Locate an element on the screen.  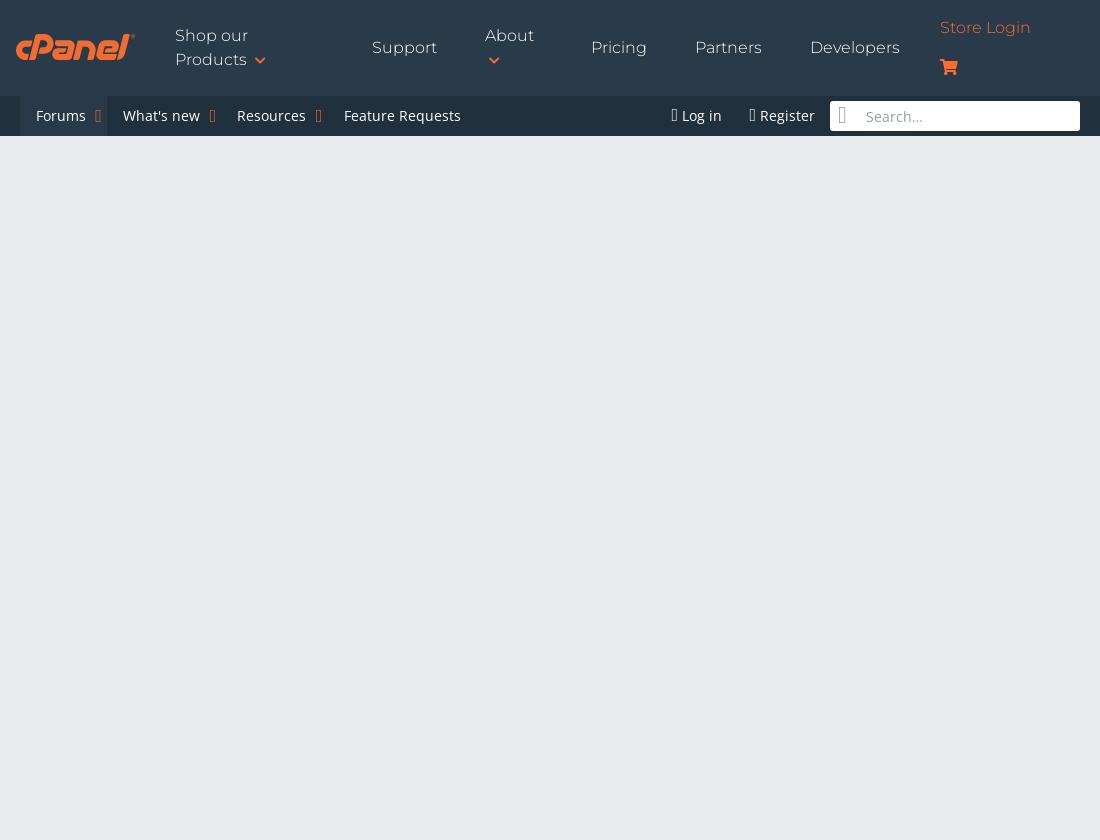
'Log in' is located at coordinates (700, 115).